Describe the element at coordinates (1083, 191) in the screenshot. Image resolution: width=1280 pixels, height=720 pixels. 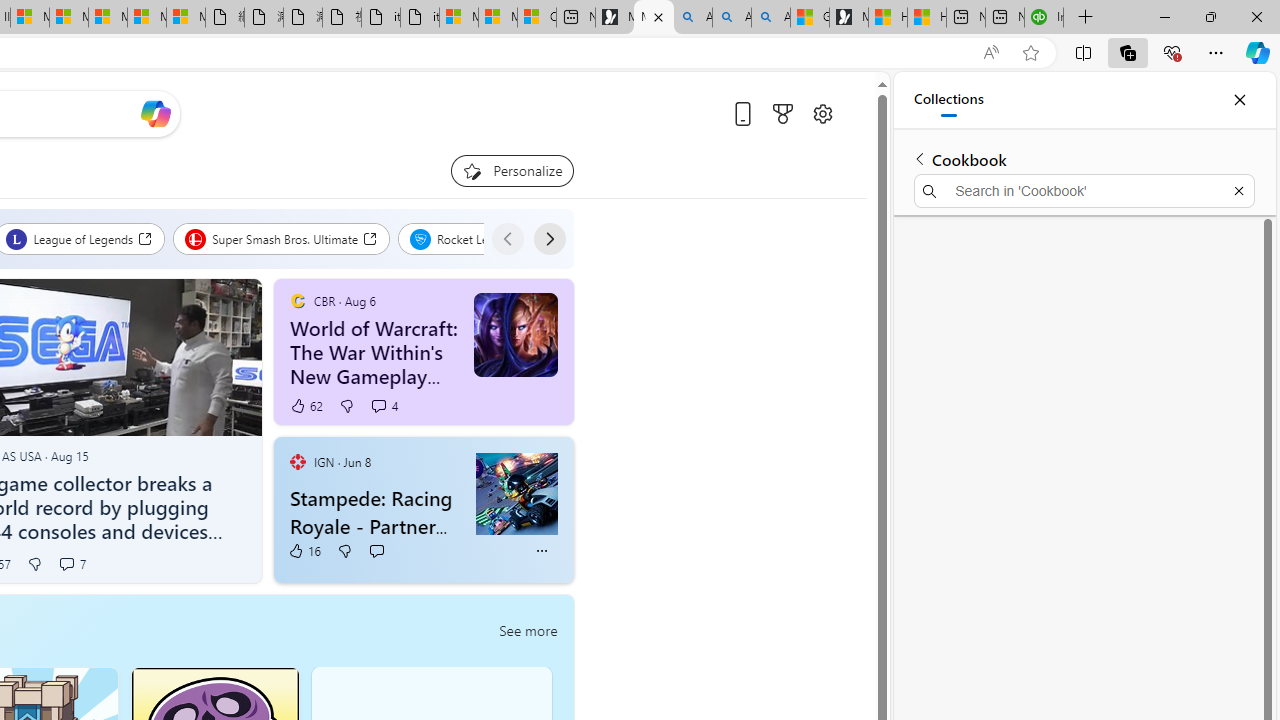
I see `'Search in '` at that location.